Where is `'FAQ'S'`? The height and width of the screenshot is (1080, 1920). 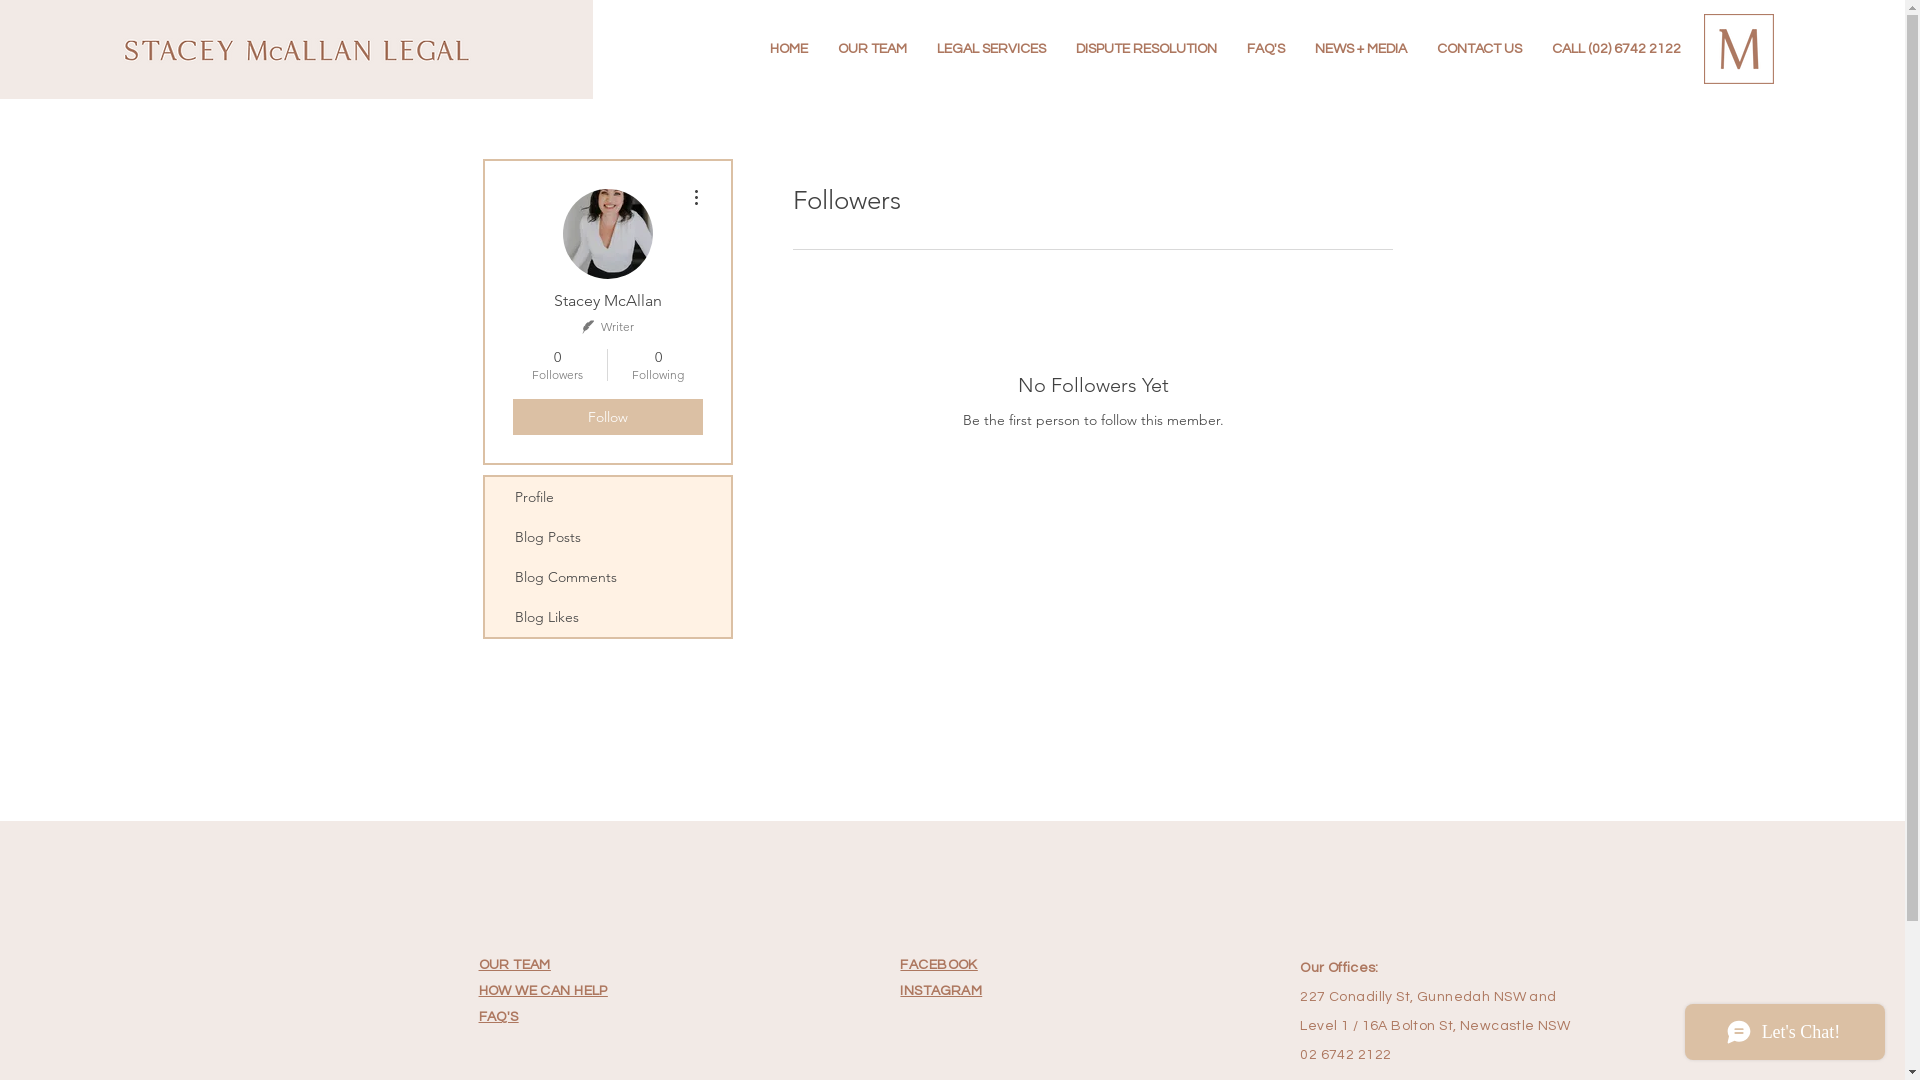 'FAQ'S' is located at coordinates (1231, 48).